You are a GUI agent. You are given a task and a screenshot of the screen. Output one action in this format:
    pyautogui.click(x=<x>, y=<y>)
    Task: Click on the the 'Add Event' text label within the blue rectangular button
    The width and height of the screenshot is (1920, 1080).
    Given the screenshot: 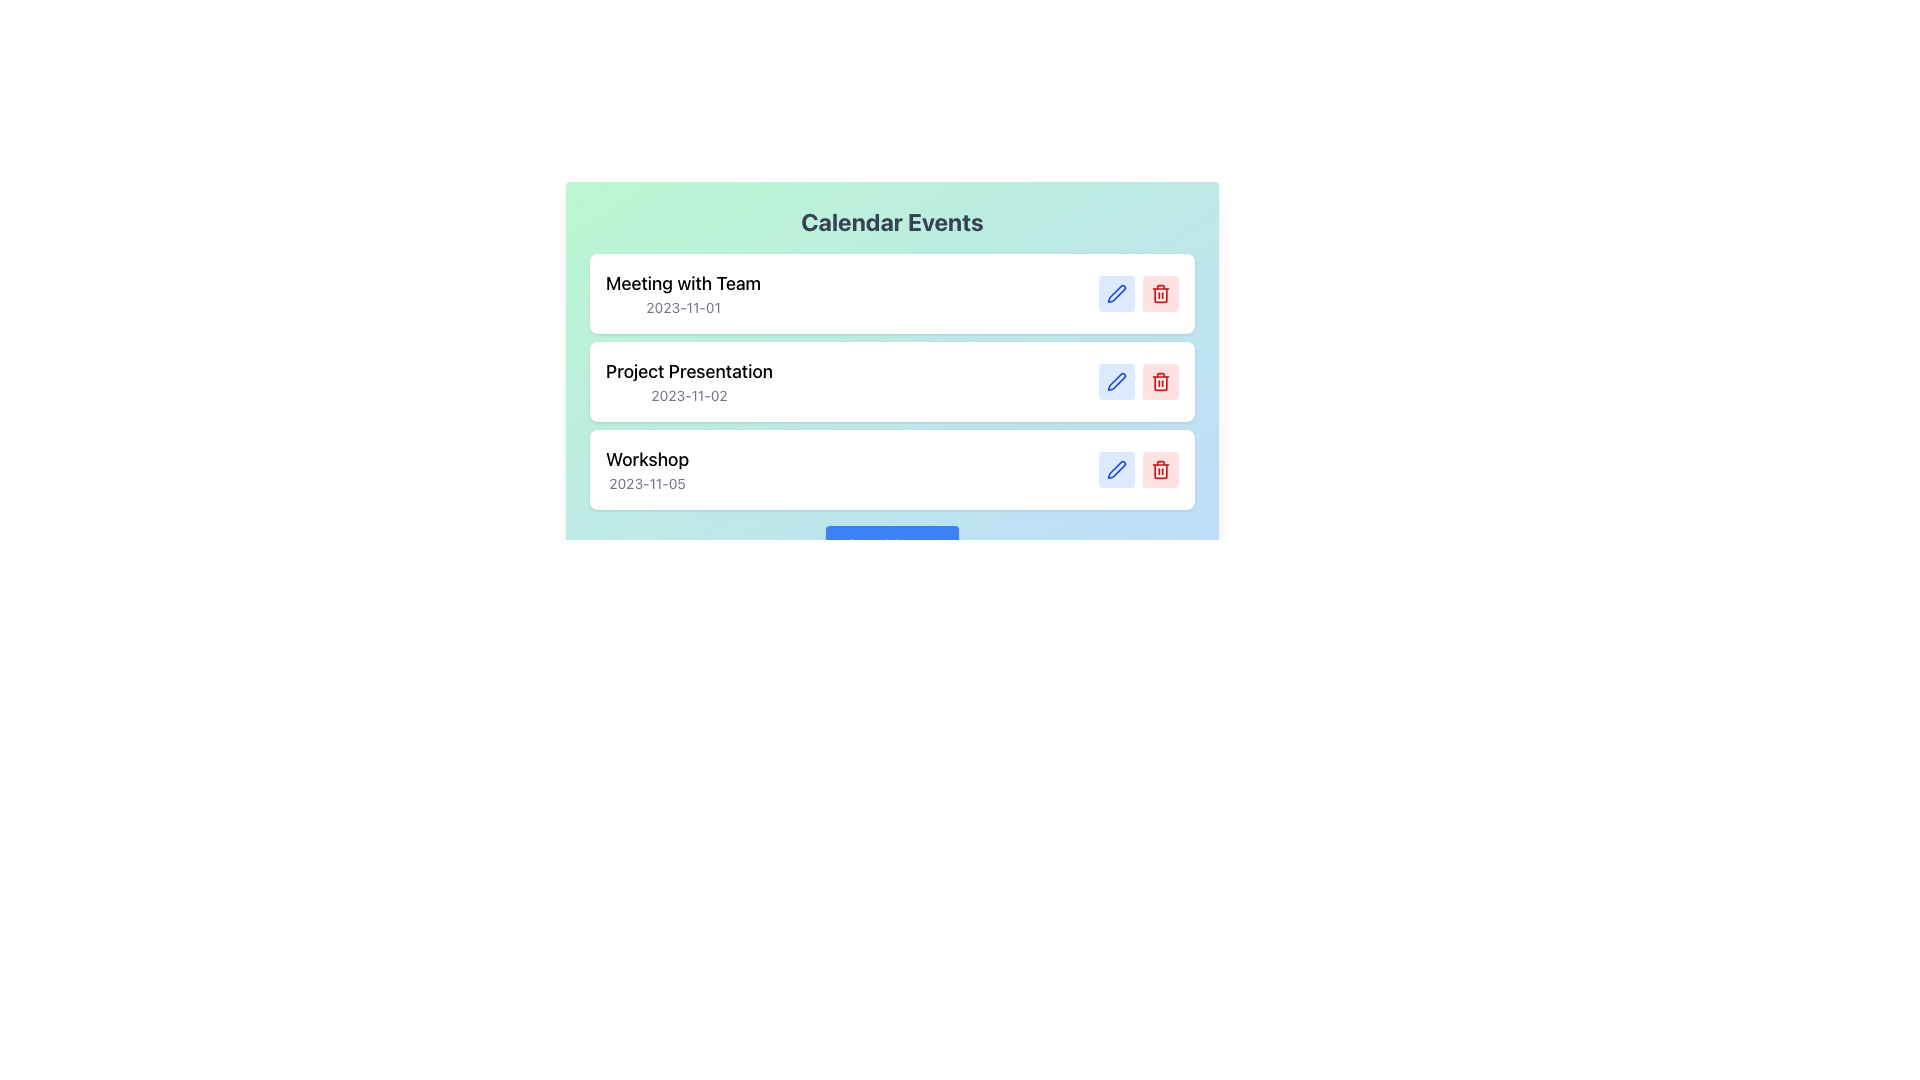 What is the action you would take?
    pyautogui.click(x=905, y=546)
    